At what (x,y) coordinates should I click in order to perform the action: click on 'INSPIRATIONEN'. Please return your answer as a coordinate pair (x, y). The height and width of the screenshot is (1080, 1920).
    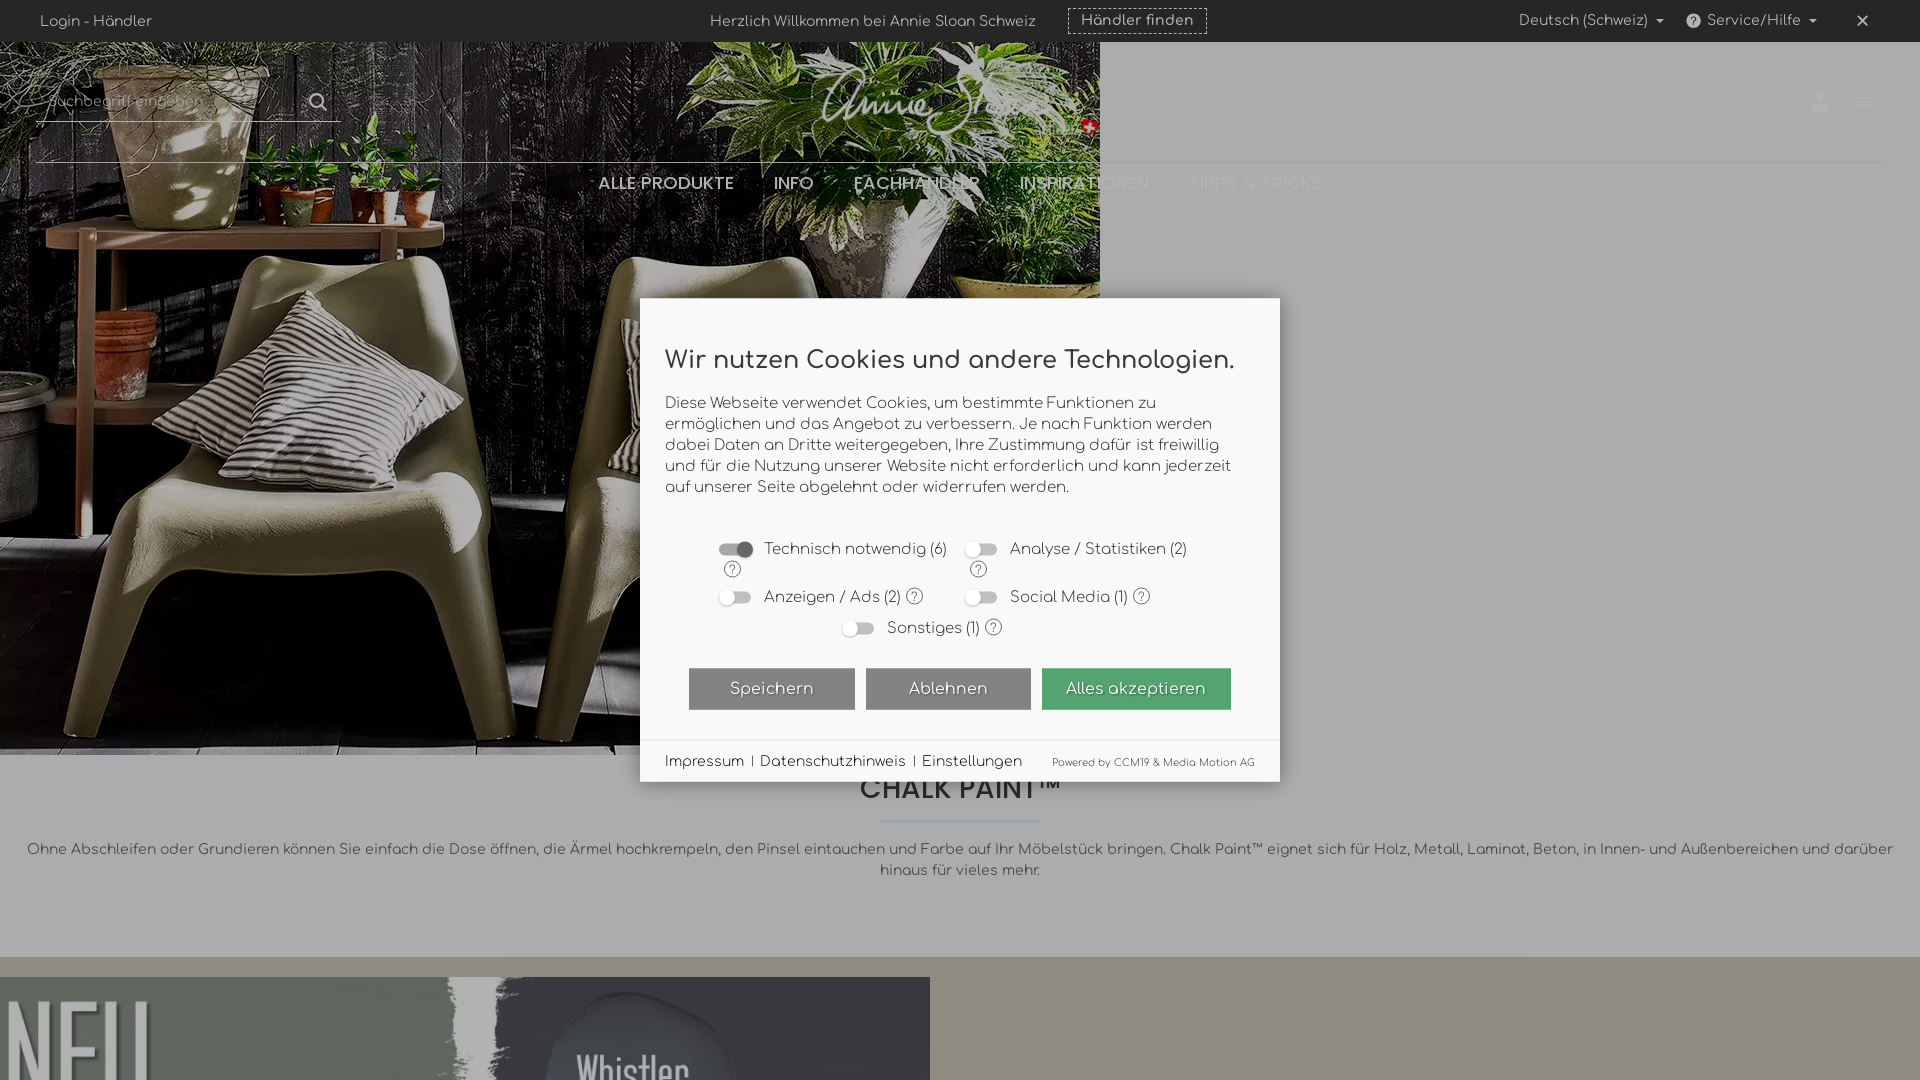
    Looking at the image, I should click on (999, 182).